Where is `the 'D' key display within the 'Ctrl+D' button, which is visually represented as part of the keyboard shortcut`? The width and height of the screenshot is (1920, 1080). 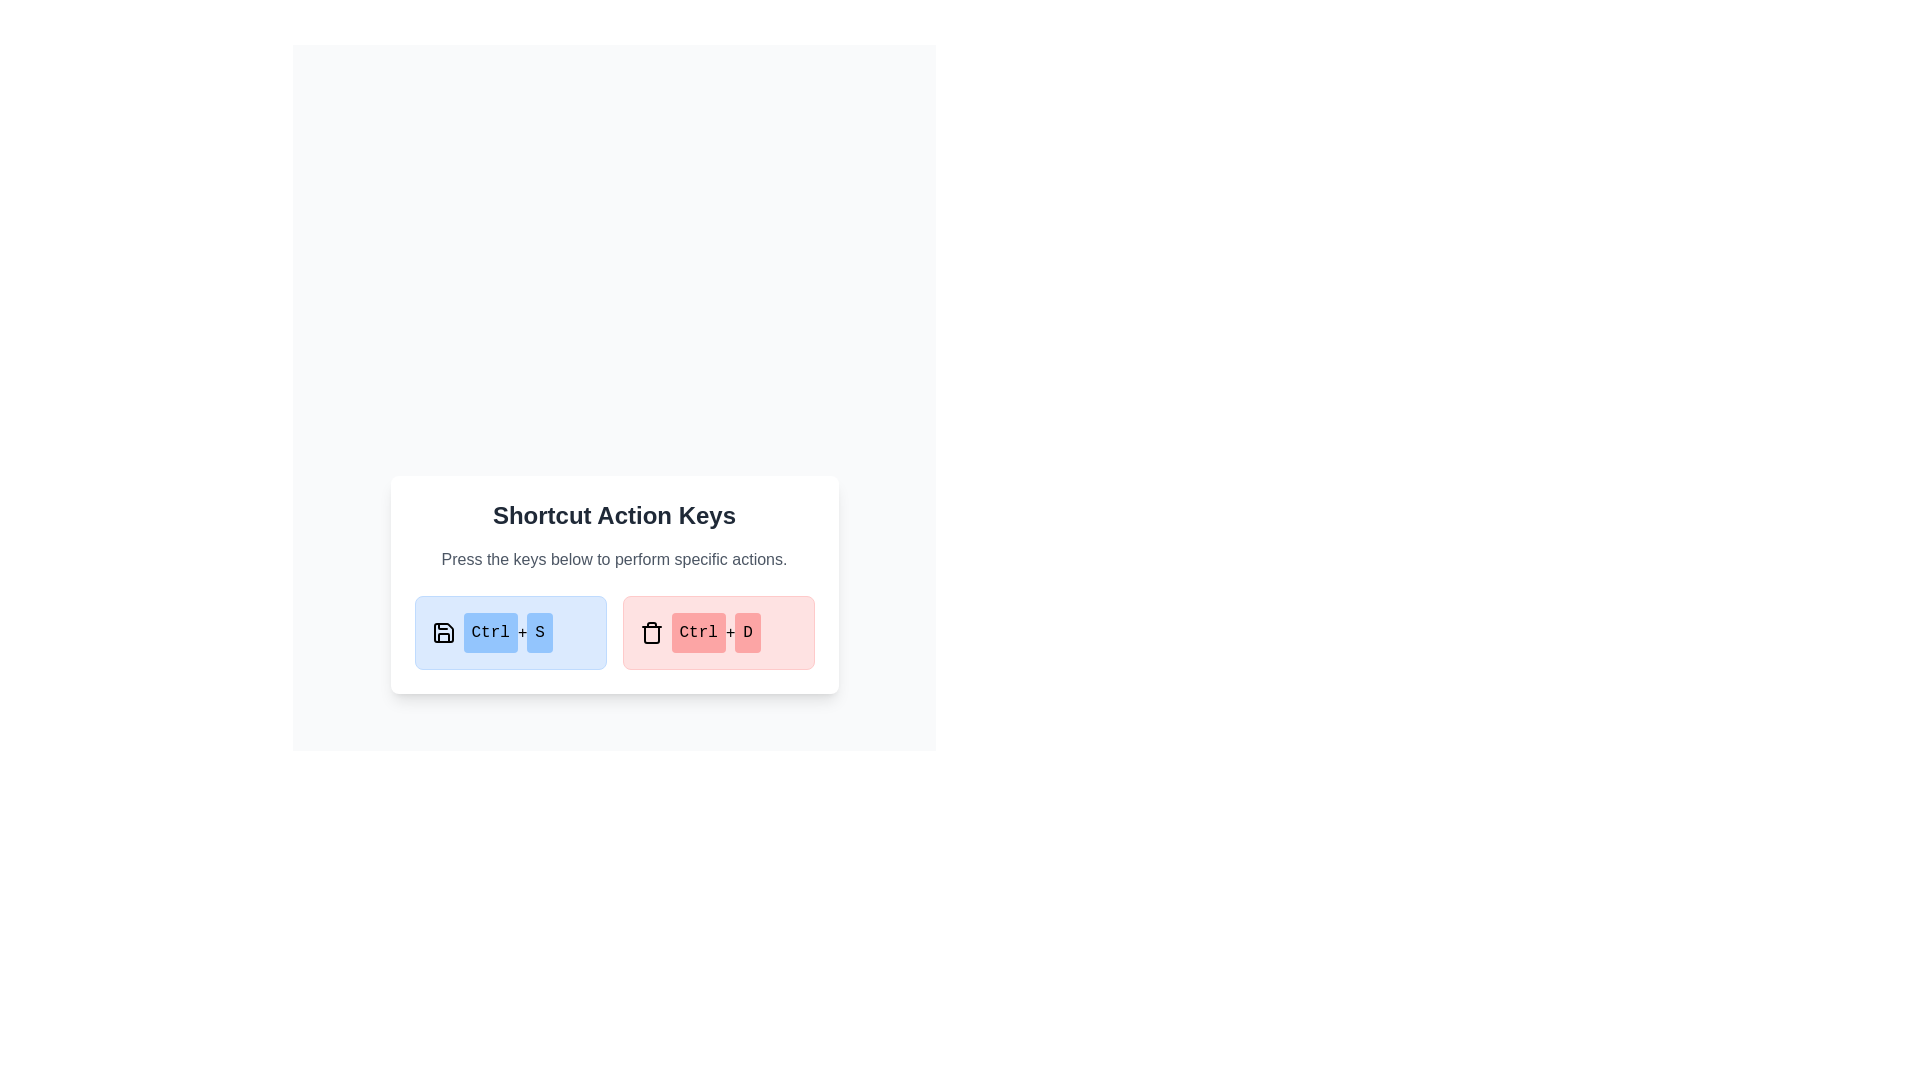 the 'D' key display within the 'Ctrl+D' button, which is visually represented as part of the keyboard shortcut is located at coordinates (747, 632).